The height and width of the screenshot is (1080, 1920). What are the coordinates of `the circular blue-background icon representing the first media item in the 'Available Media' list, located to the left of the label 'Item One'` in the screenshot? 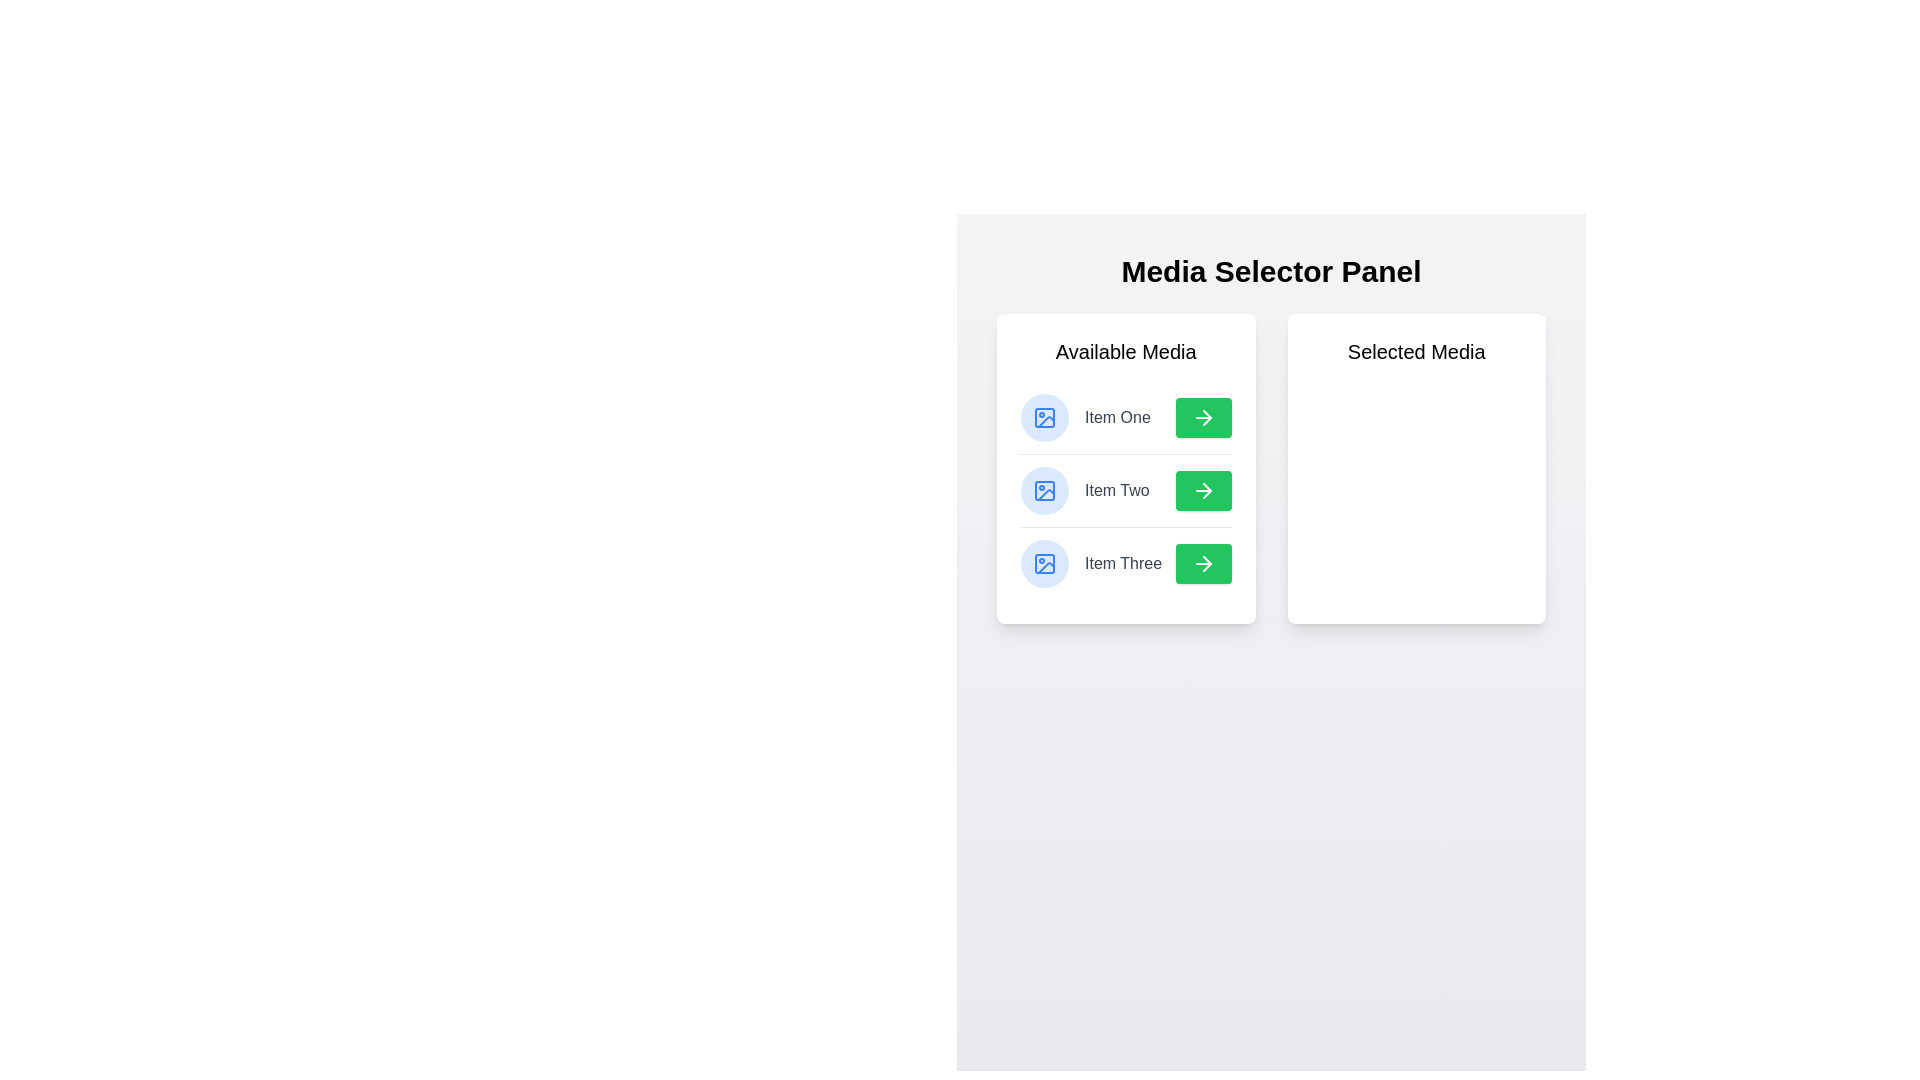 It's located at (1044, 416).